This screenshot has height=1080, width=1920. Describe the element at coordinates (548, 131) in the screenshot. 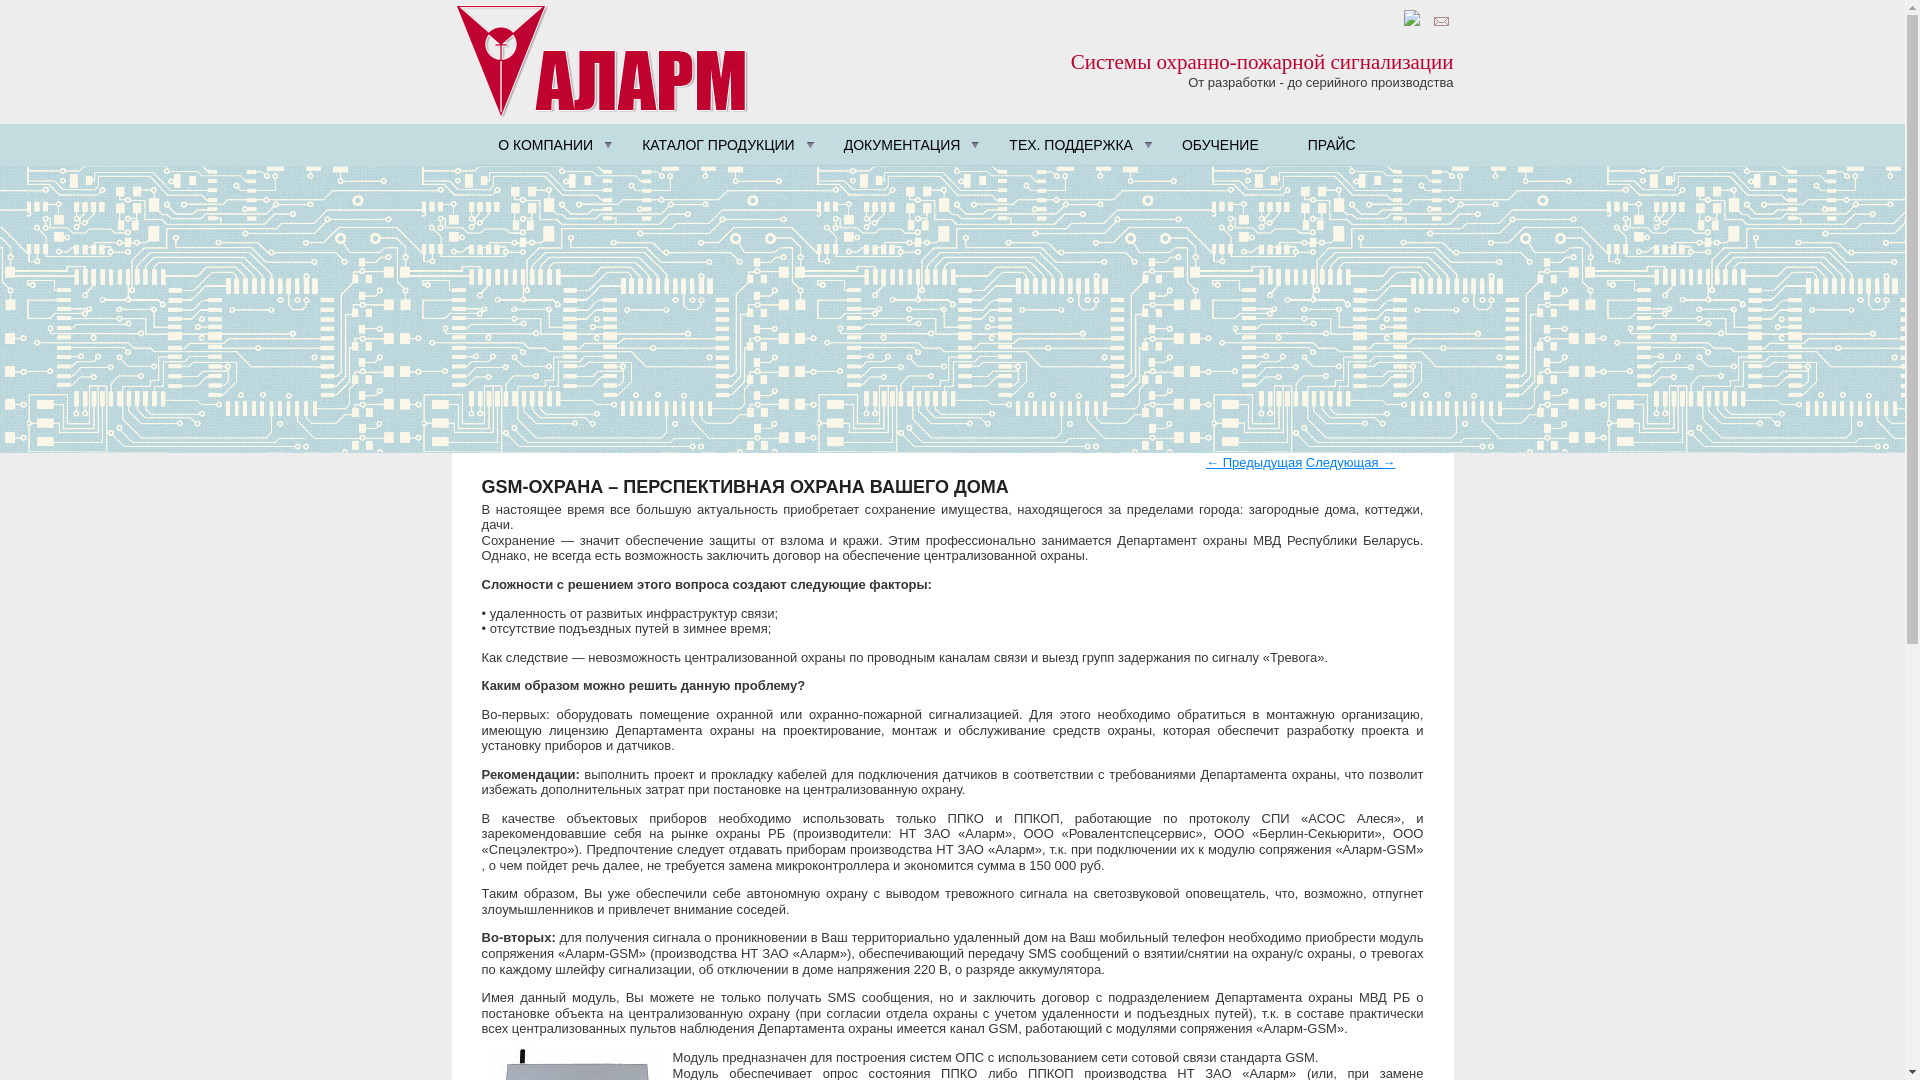

I see `'Skip to primary content'` at that location.